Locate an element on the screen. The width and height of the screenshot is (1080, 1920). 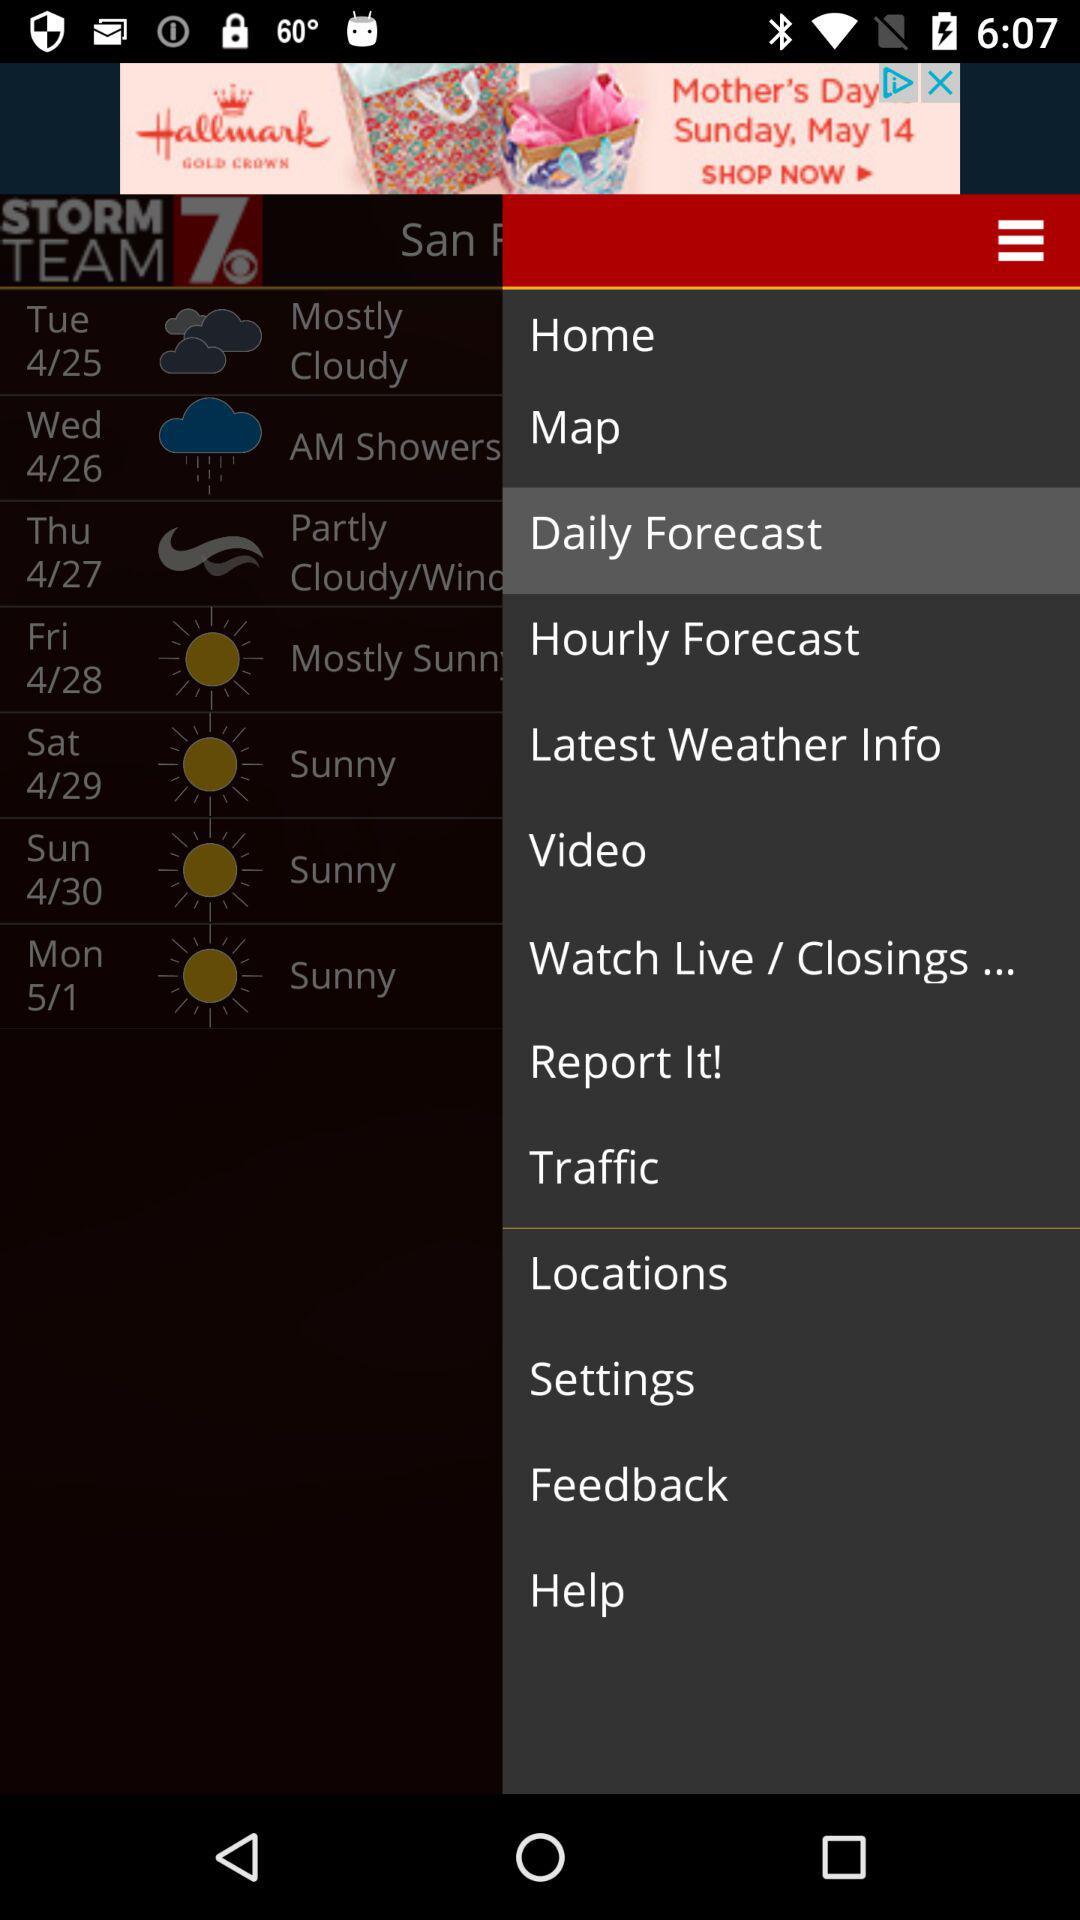
the icon to the right of am showers is located at coordinates (774, 533).